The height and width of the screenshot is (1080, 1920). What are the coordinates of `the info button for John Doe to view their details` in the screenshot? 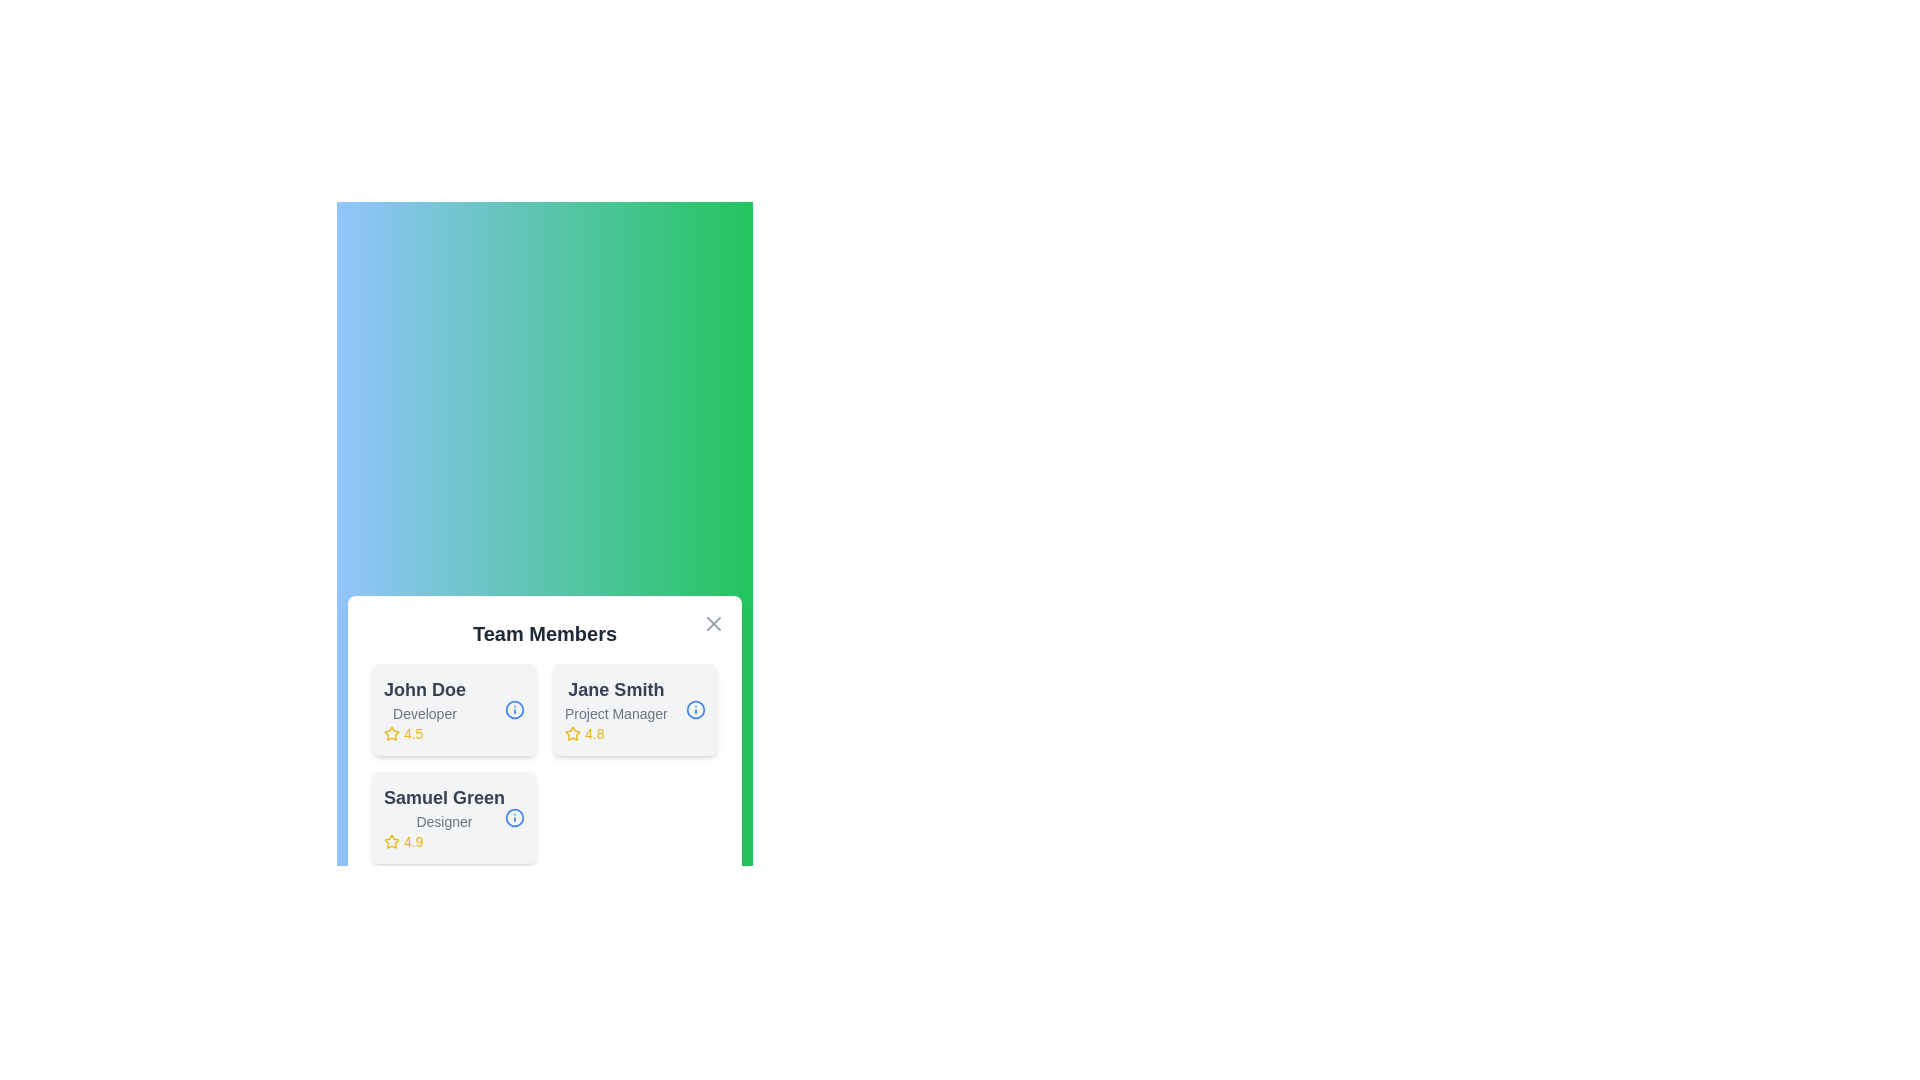 It's located at (514, 708).